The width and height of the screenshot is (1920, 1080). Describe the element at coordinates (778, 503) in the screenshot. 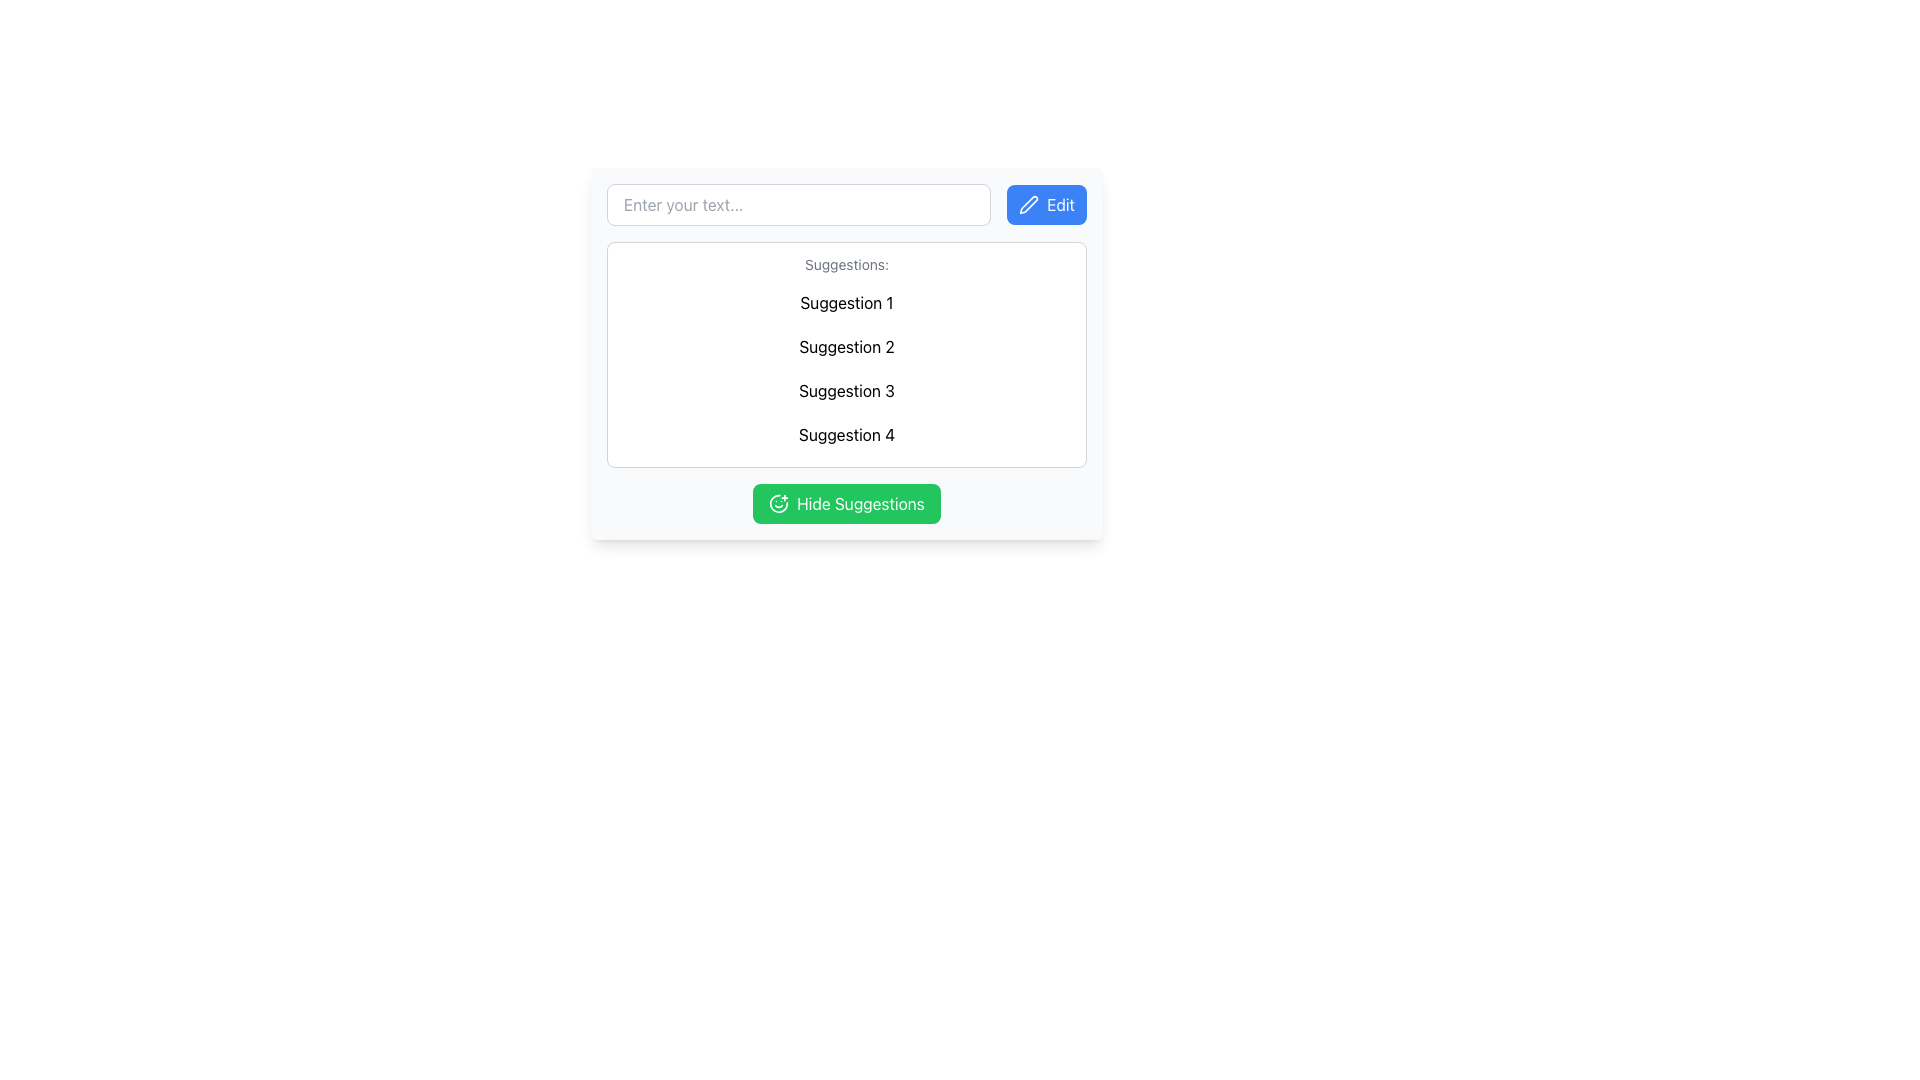

I see `the icon inside the green button labeled 'Hide Suggestions' that represents an action related to adding or smiling` at that location.